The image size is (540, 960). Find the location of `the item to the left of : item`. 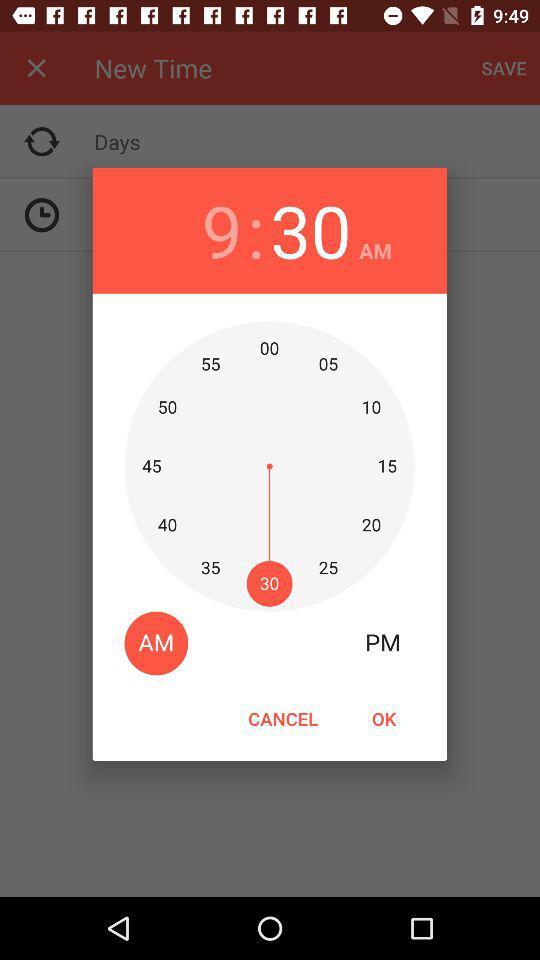

the item to the left of : item is located at coordinates (220, 230).